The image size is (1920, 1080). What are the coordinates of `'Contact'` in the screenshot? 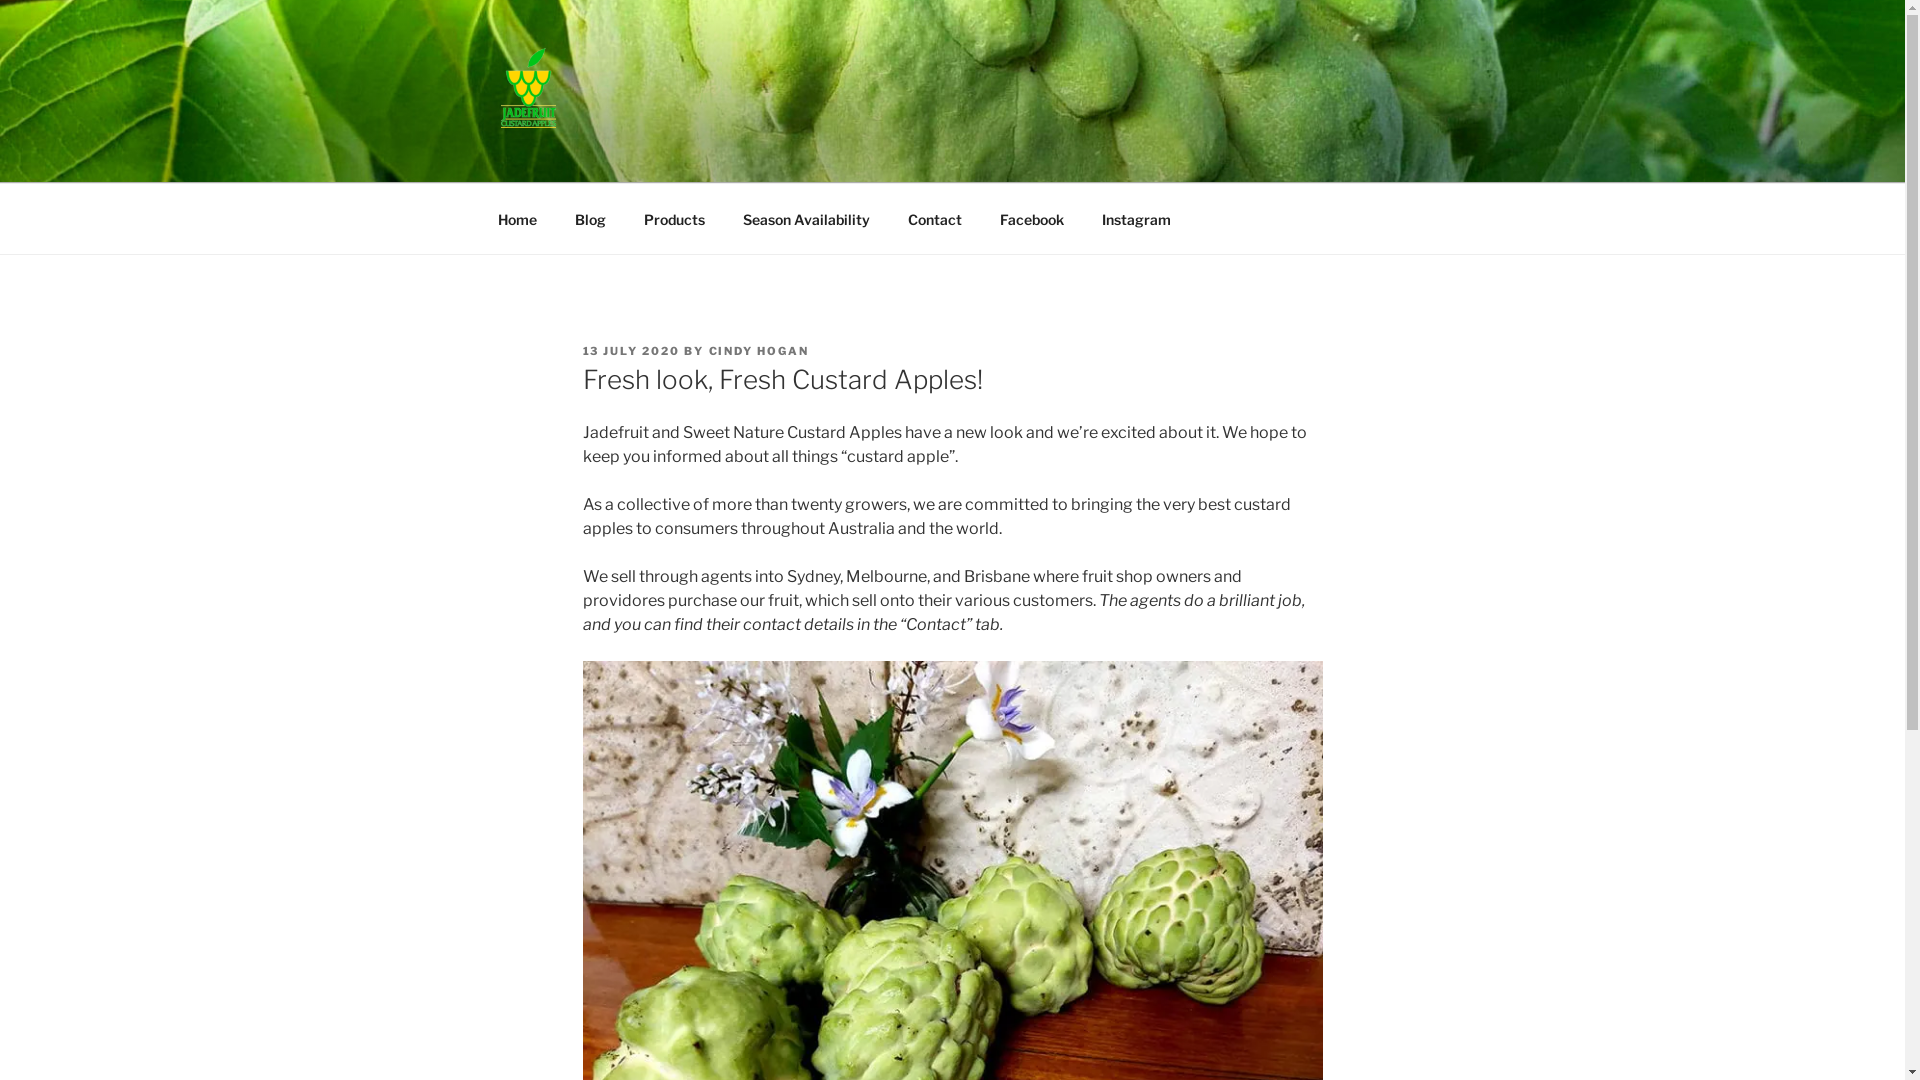 It's located at (933, 218).